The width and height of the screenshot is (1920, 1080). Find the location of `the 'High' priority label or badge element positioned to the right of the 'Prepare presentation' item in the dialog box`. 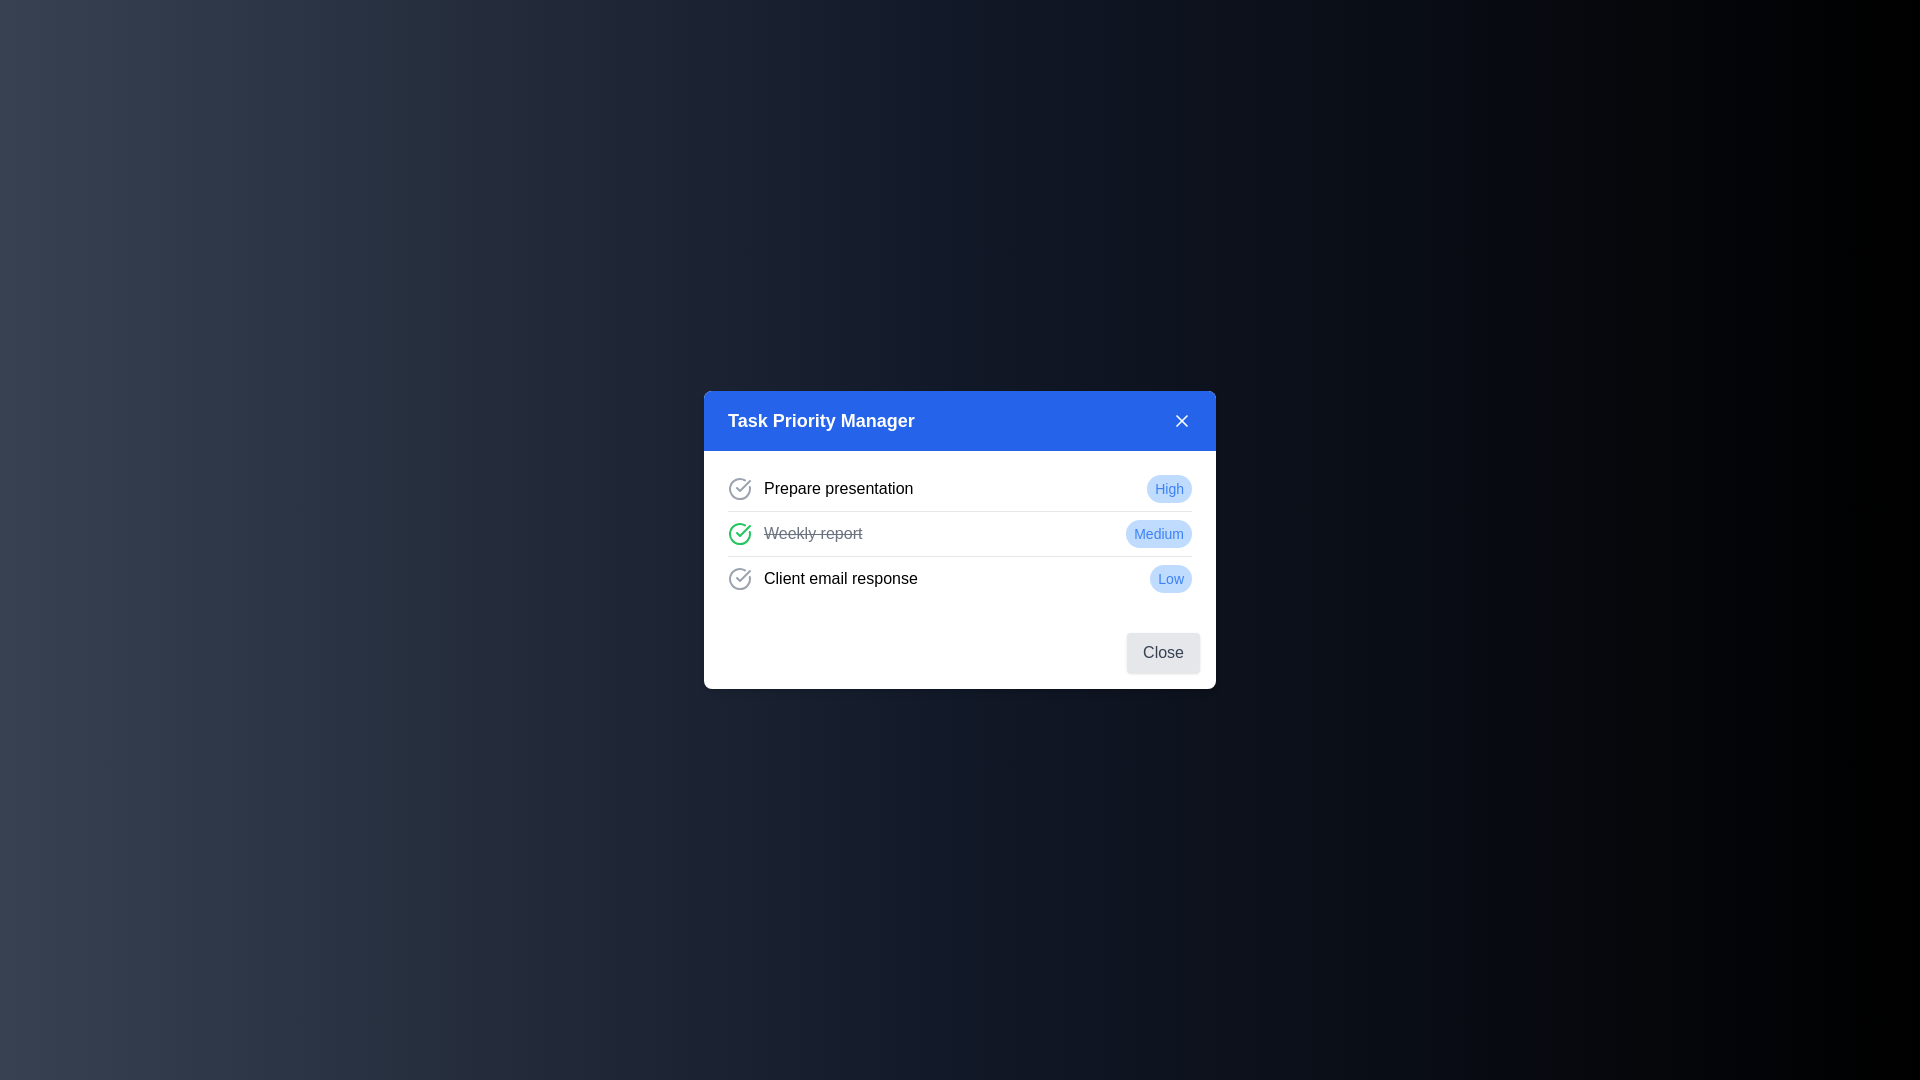

the 'High' priority label or badge element positioned to the right of the 'Prepare presentation' item in the dialog box is located at coordinates (1169, 489).